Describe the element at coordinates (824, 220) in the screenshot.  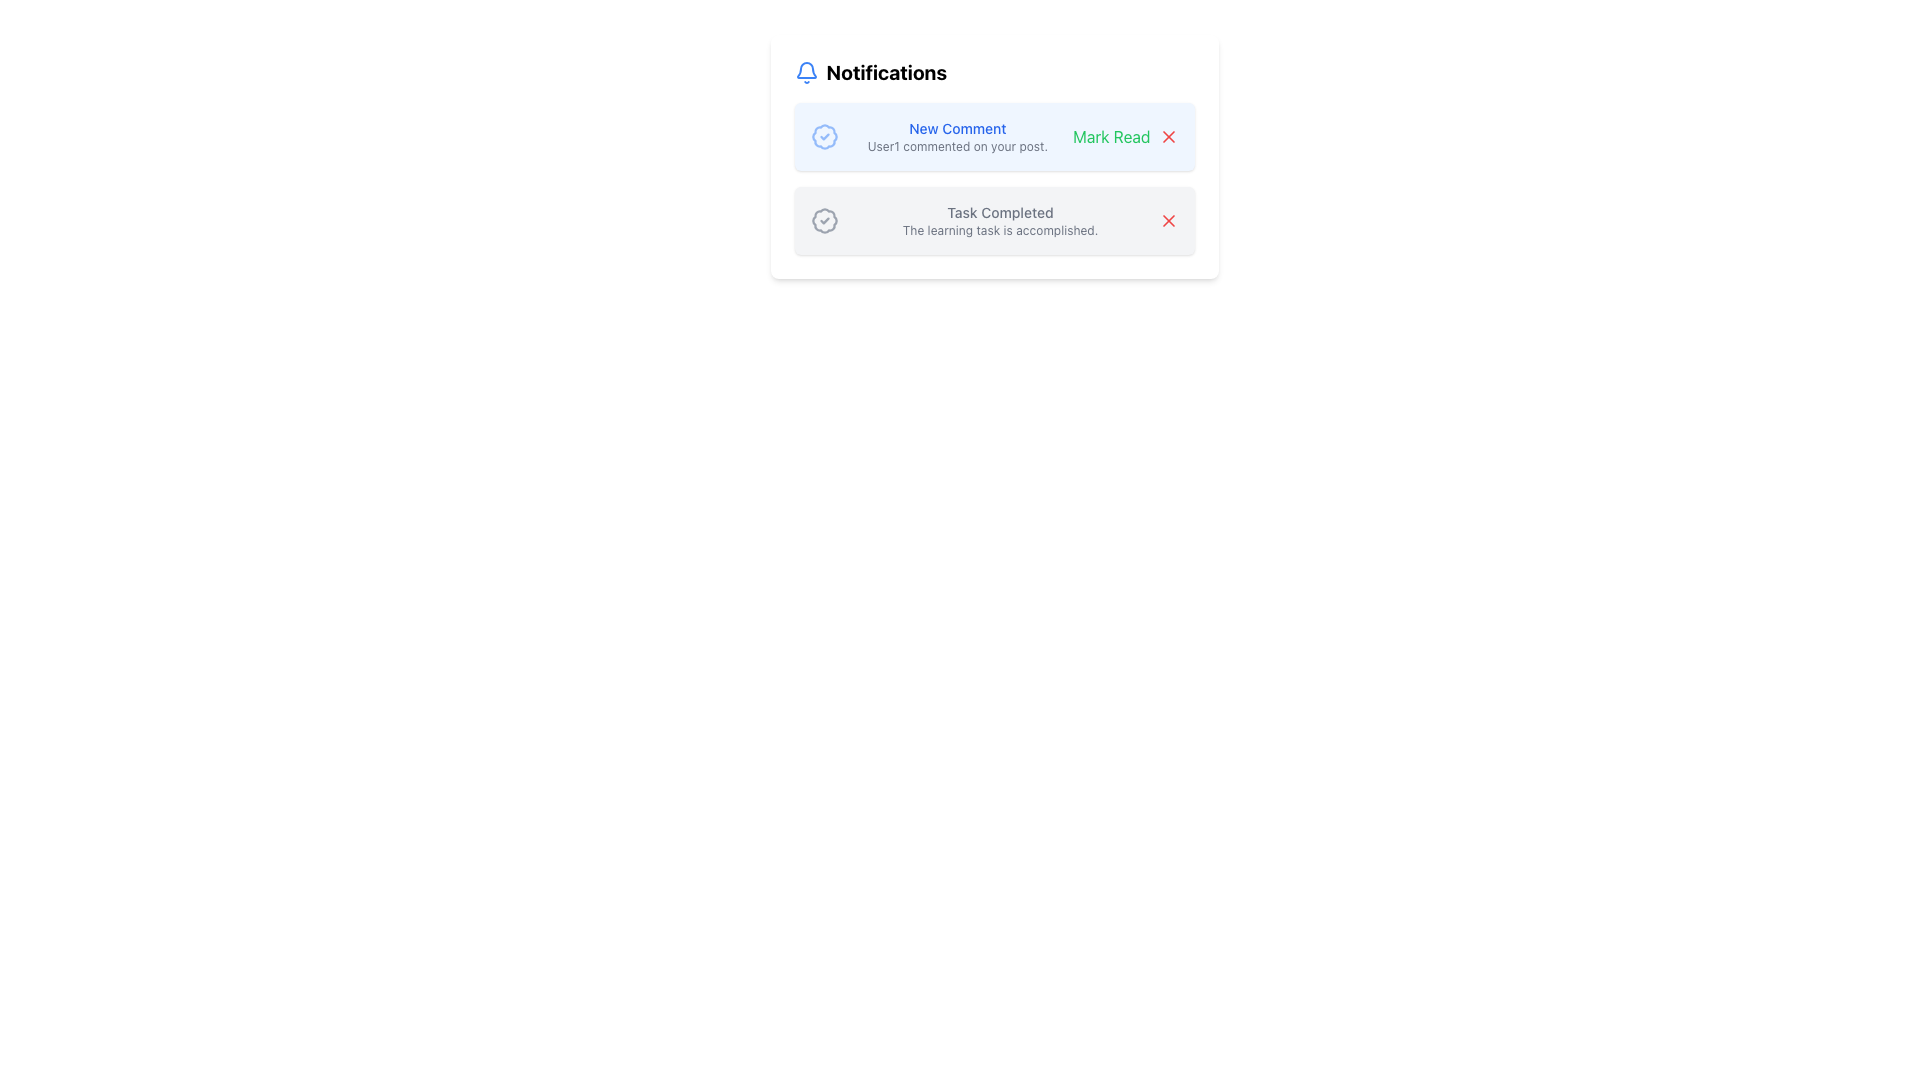
I see `the Decorative Icon, a circular badge-like element with a scalloped border, located in the lower notification entry panel next to the 'Task Completed' red icon` at that location.